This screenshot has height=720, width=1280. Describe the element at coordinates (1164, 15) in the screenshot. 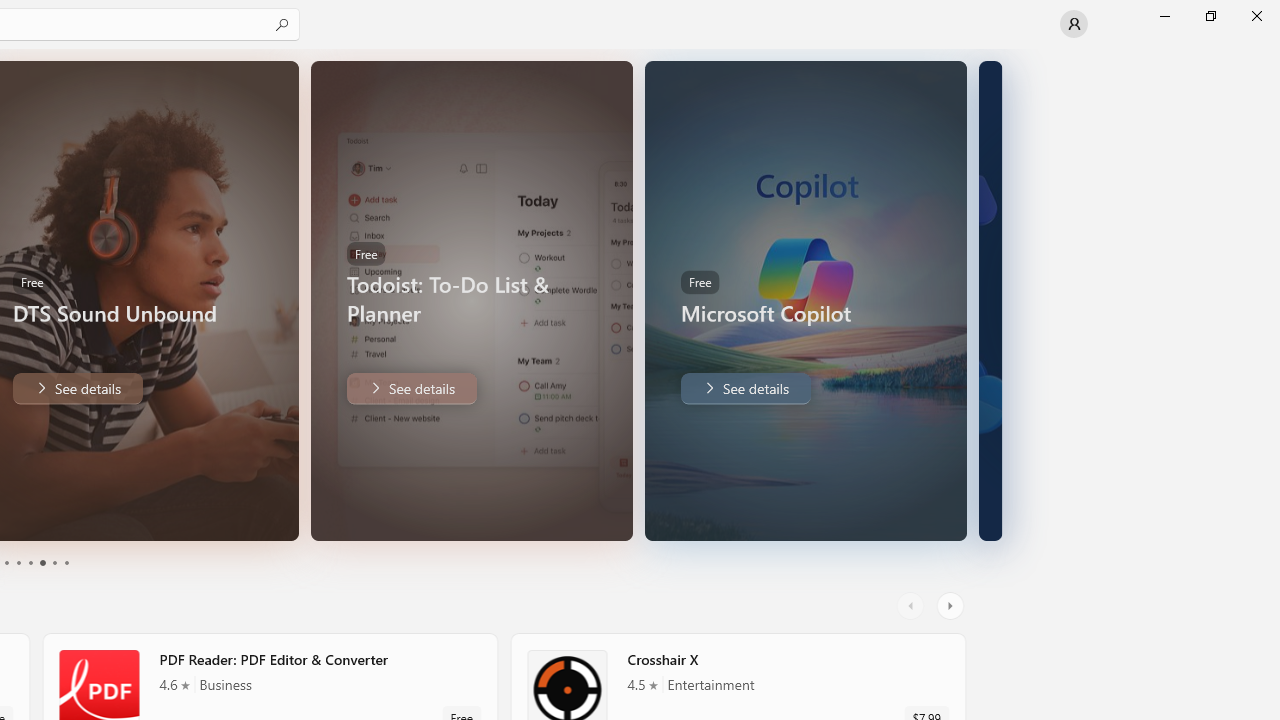

I see `'Minimize Microsoft Store'` at that location.